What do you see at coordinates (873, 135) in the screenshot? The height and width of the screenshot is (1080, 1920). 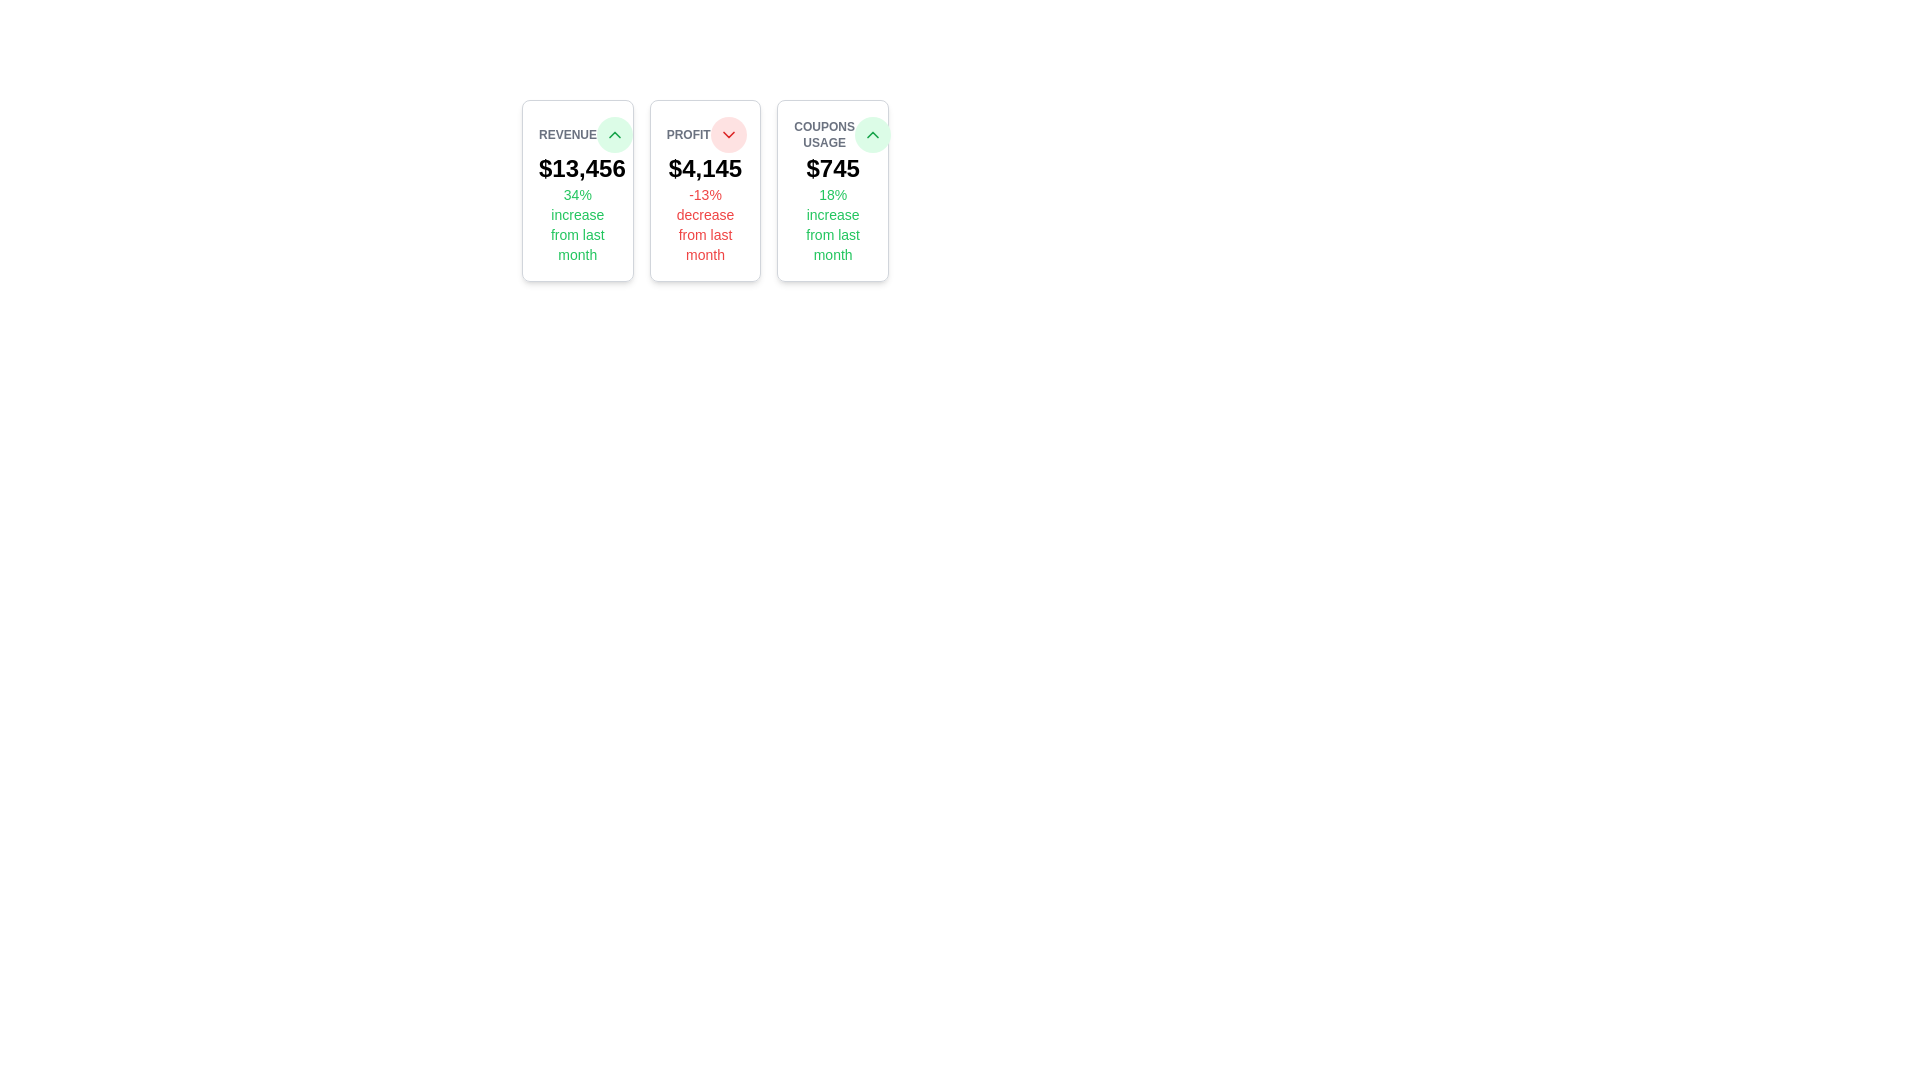 I see `the upward-facing arrow indicator with a green outline, located within a light green circular background, which represents an upward trend above the '$13,456' revenue label` at bounding box center [873, 135].